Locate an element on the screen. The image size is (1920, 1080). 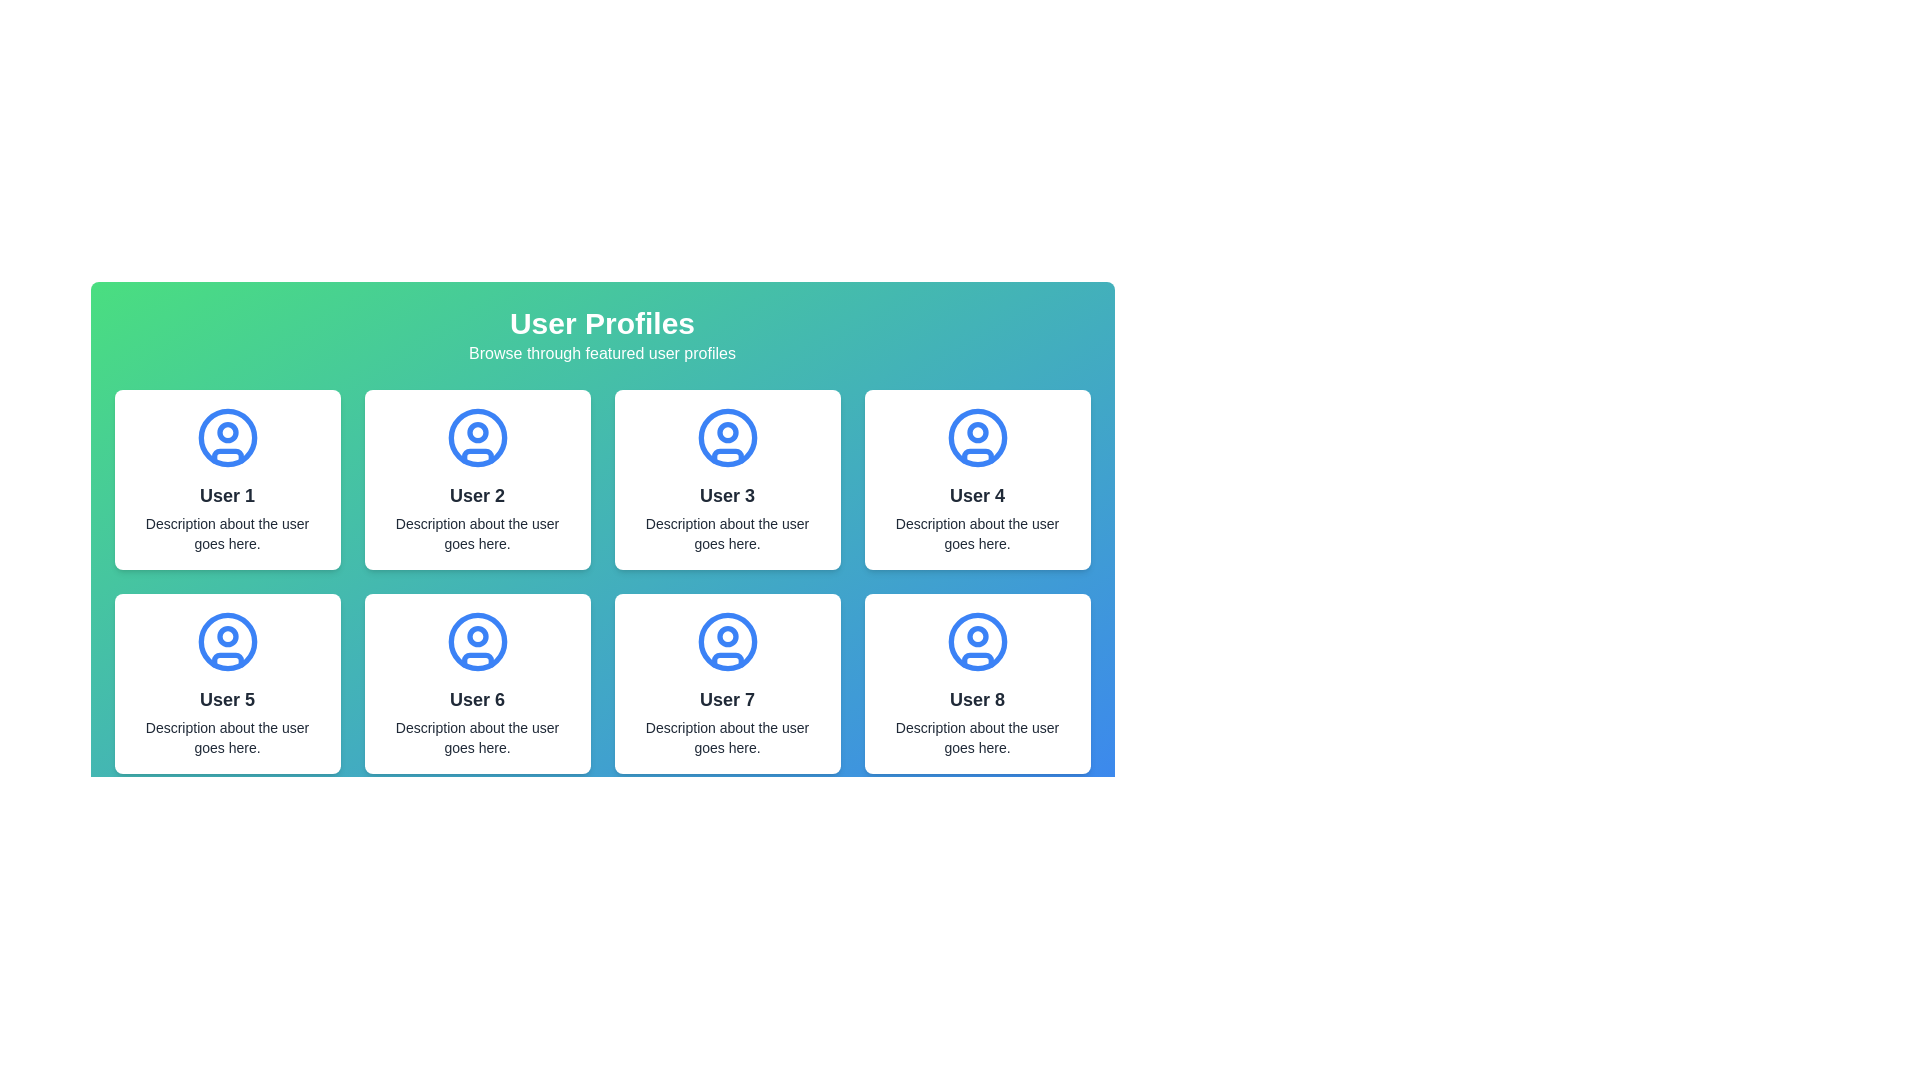
the text label displaying 'User 7' located in the seventh user profile card, positioned below the user avatar is located at coordinates (726, 698).